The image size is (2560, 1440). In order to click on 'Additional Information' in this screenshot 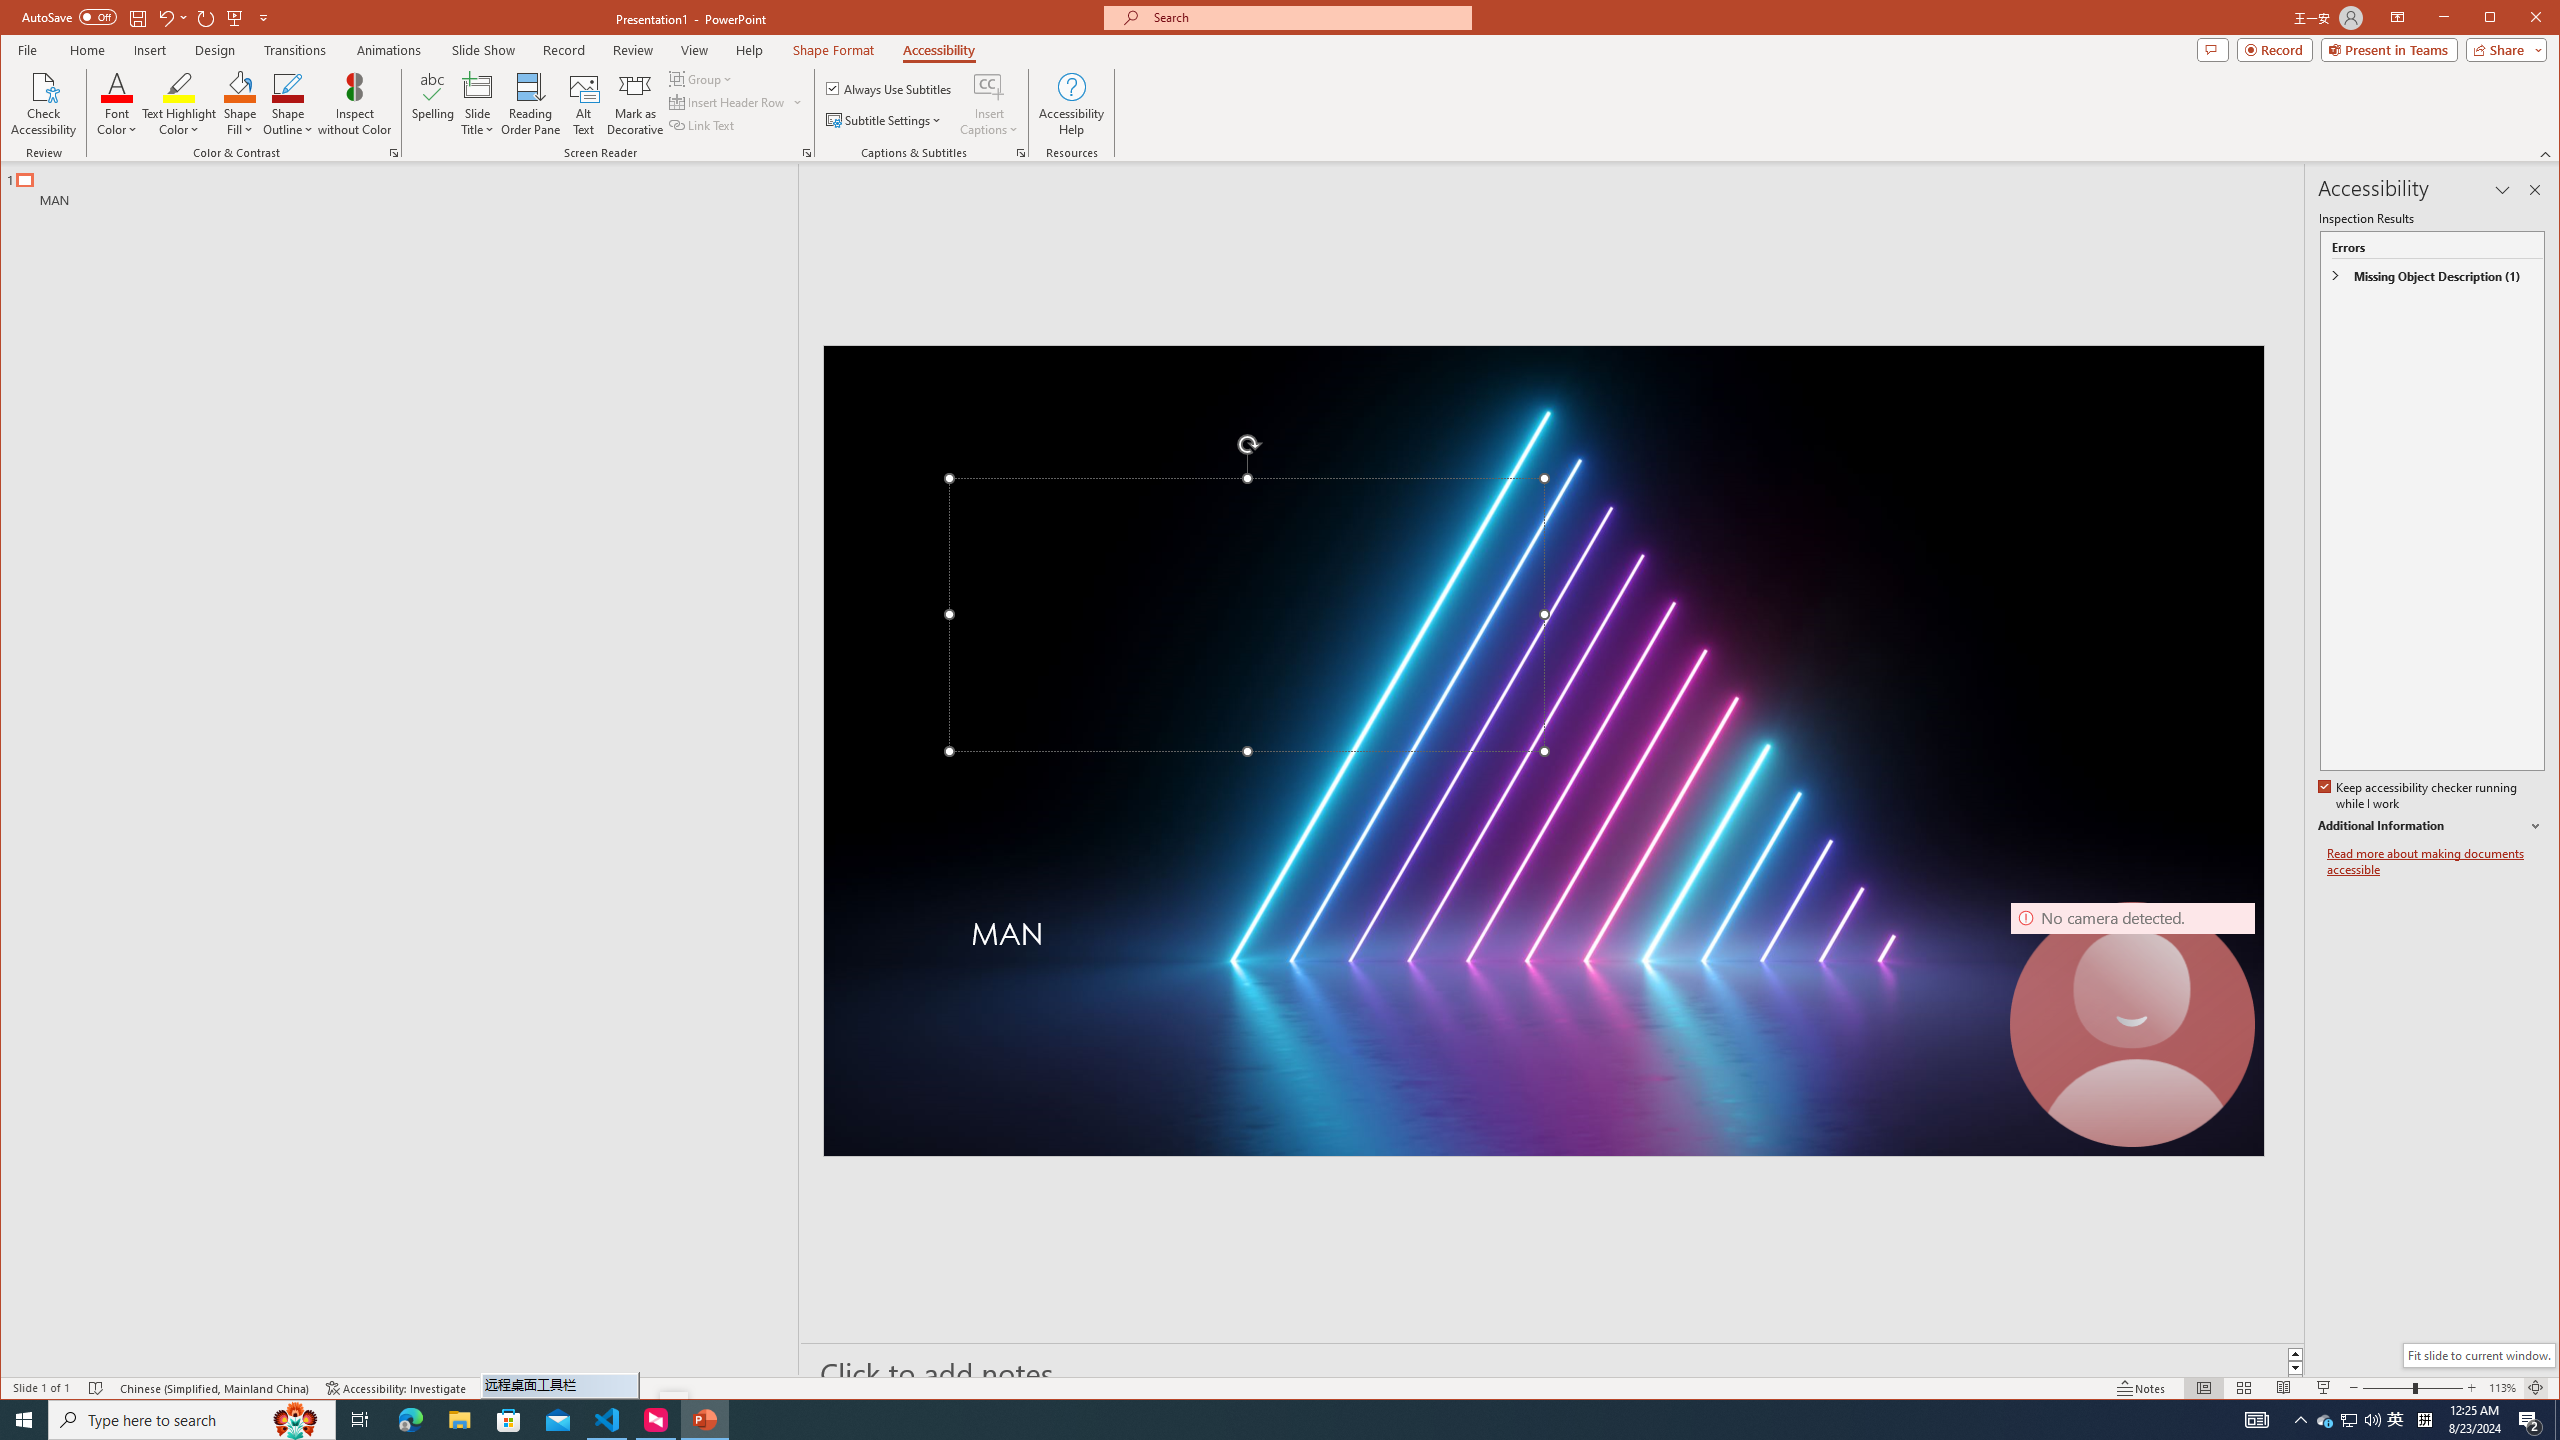, I will do `click(2429, 826)`.